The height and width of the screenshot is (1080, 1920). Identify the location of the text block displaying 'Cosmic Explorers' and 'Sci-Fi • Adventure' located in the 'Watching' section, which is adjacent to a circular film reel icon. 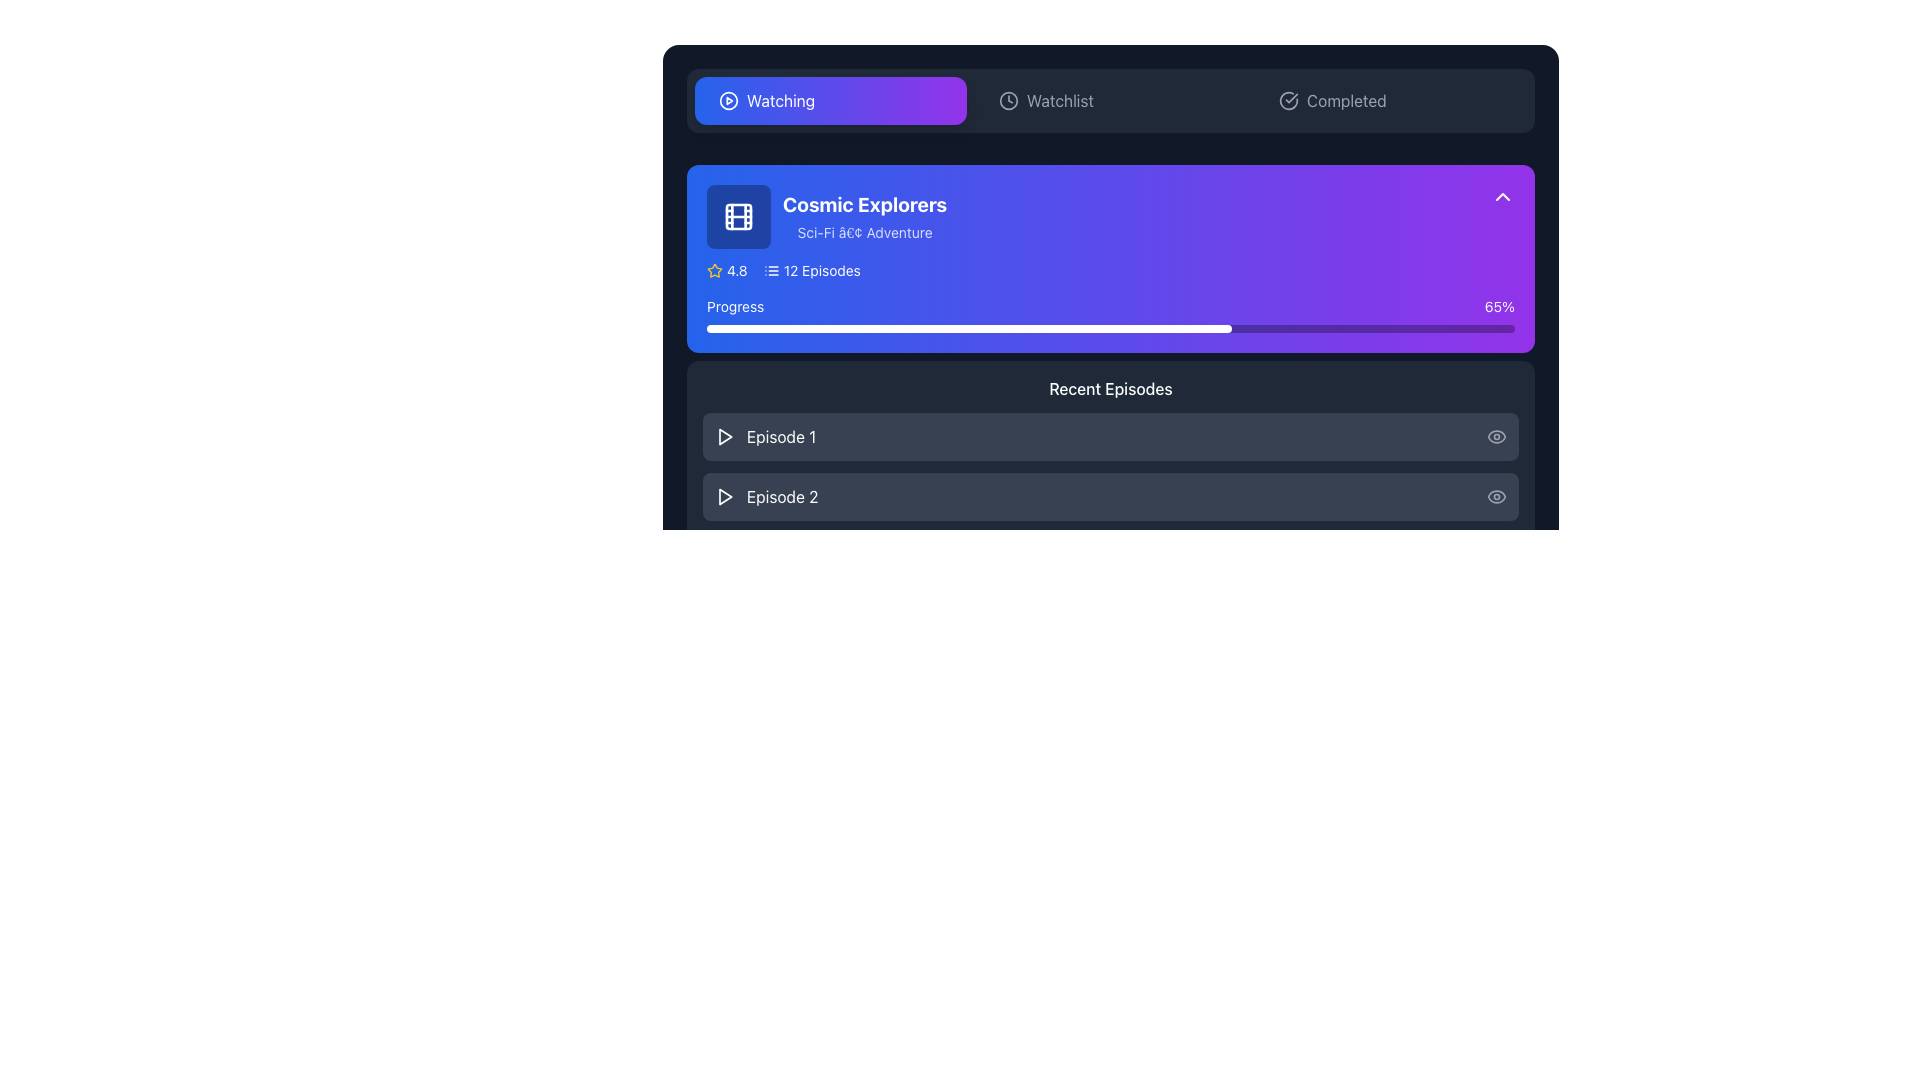
(865, 216).